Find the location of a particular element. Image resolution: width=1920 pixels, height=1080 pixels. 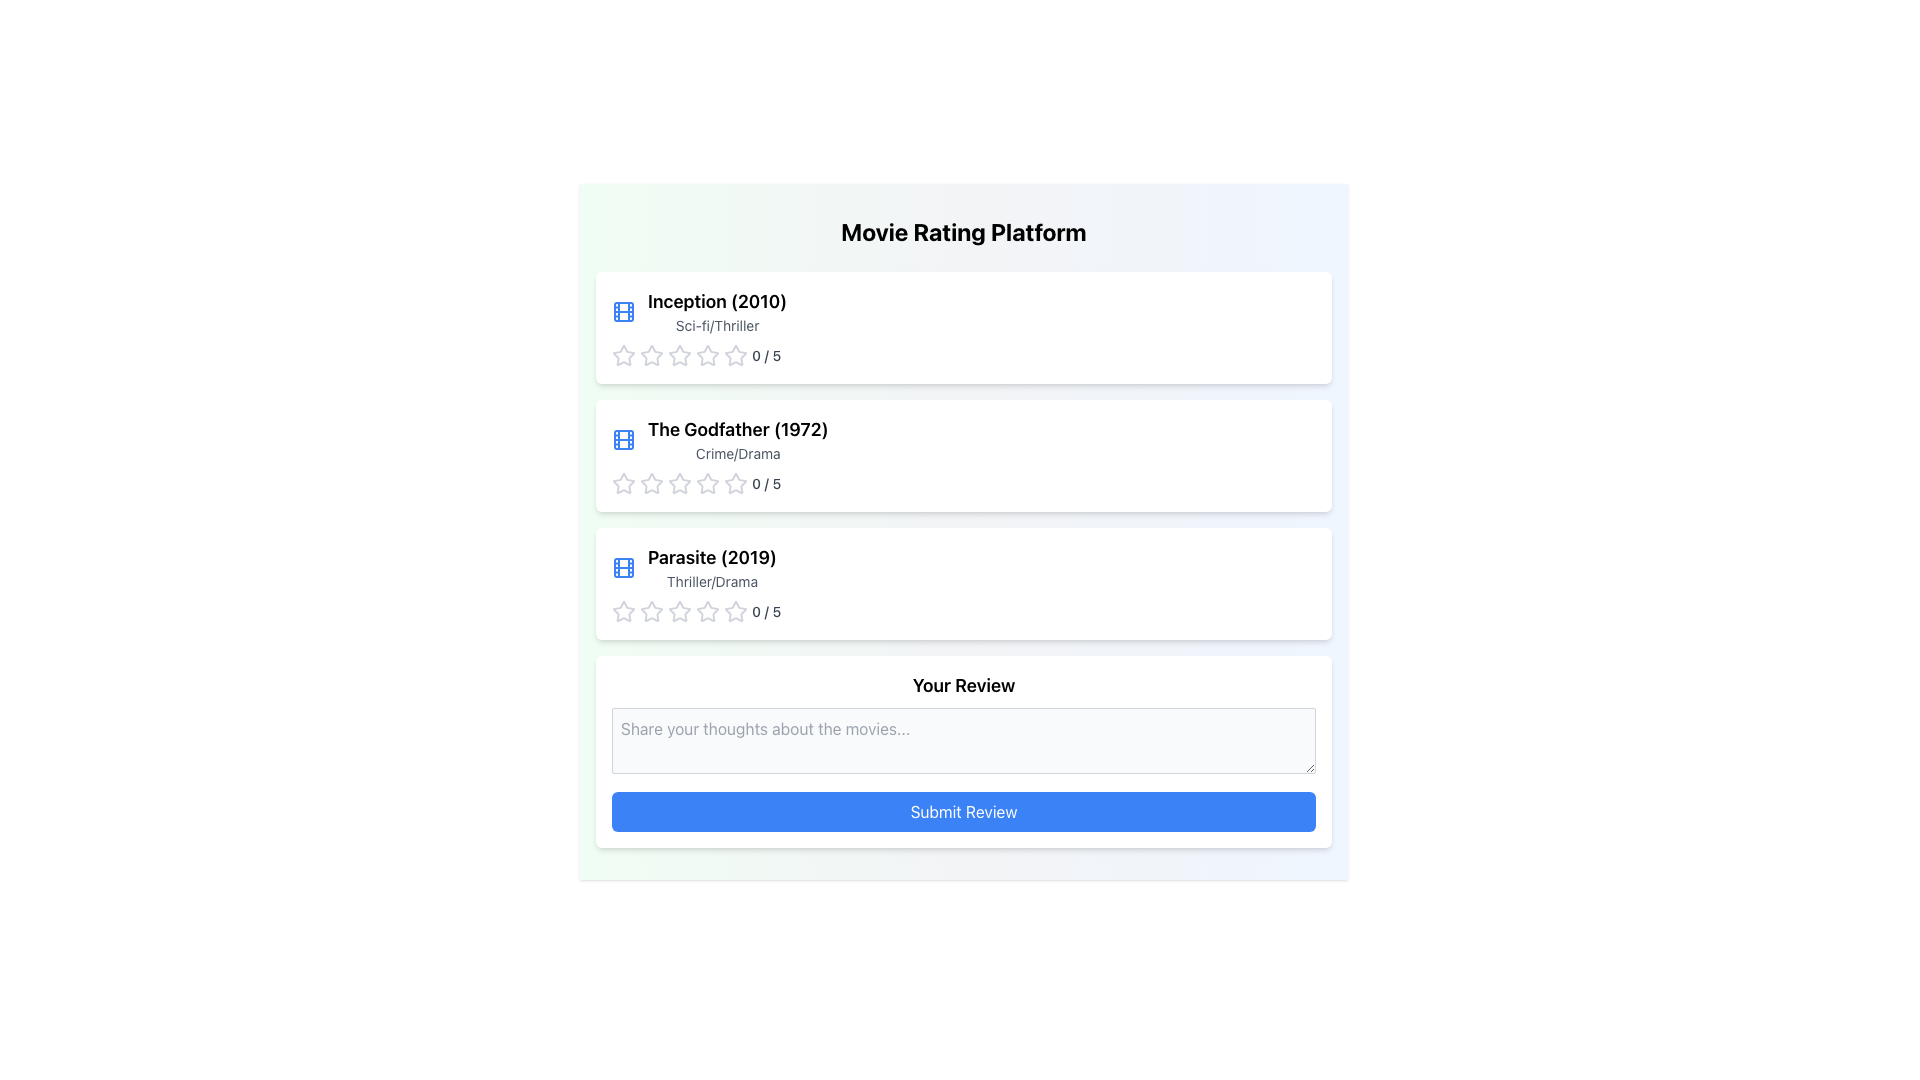

the text label that displays the title 'The Godfather (1972)', which is the second movie entry in the vertically stacked list is located at coordinates (737, 428).